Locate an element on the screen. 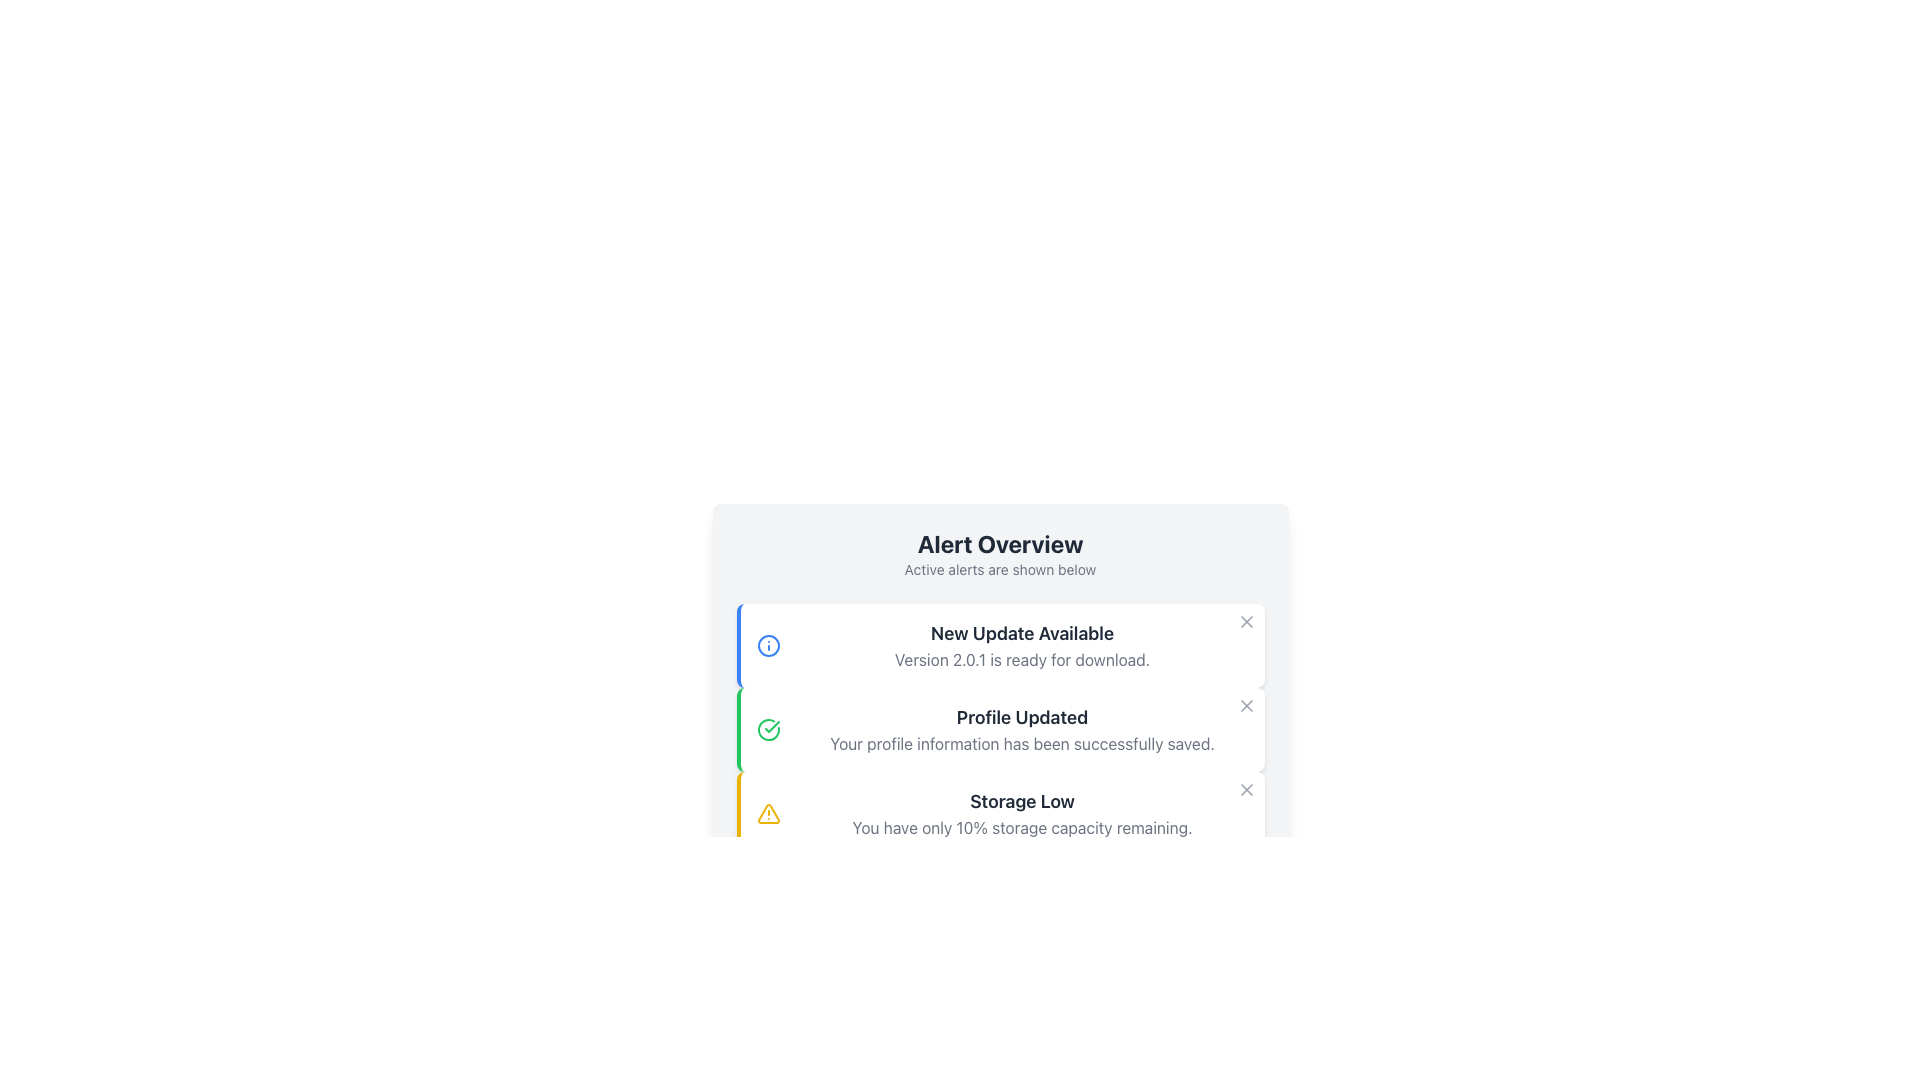  the checkmark symbol within the second alert notification card that indicates a completed action, styled with a green stroke and adjacent to the text 'Profile Updated' is located at coordinates (771, 726).